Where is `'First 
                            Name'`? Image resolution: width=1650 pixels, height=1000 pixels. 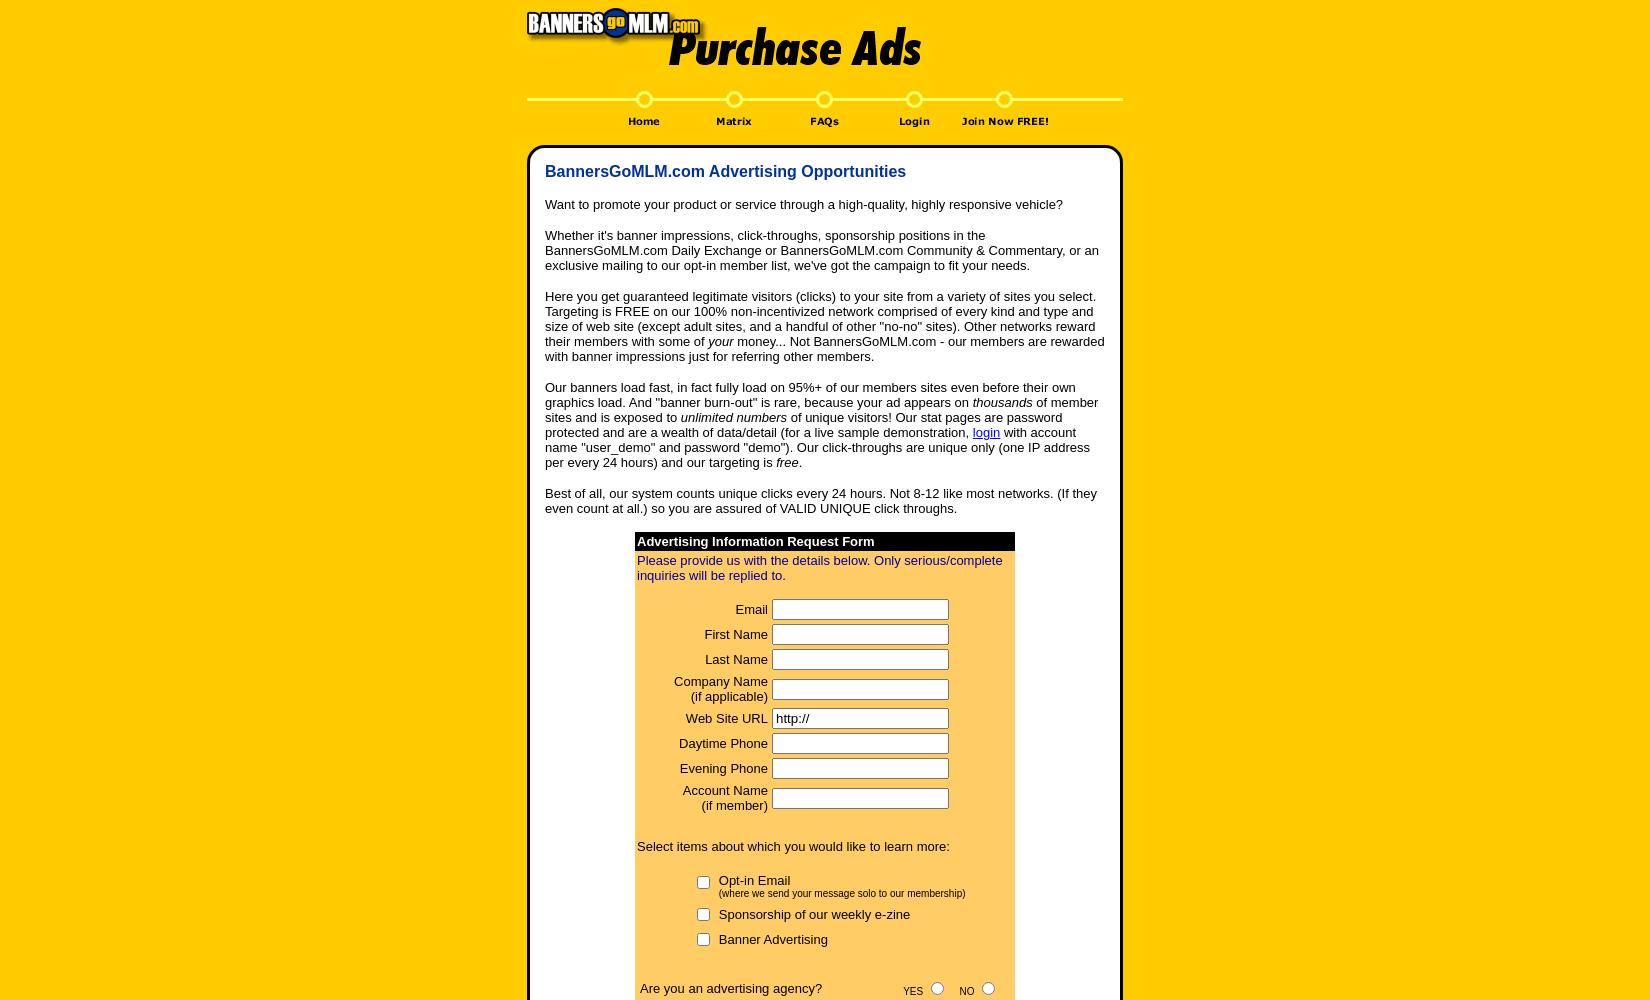
'First 
                            Name' is located at coordinates (735, 634).